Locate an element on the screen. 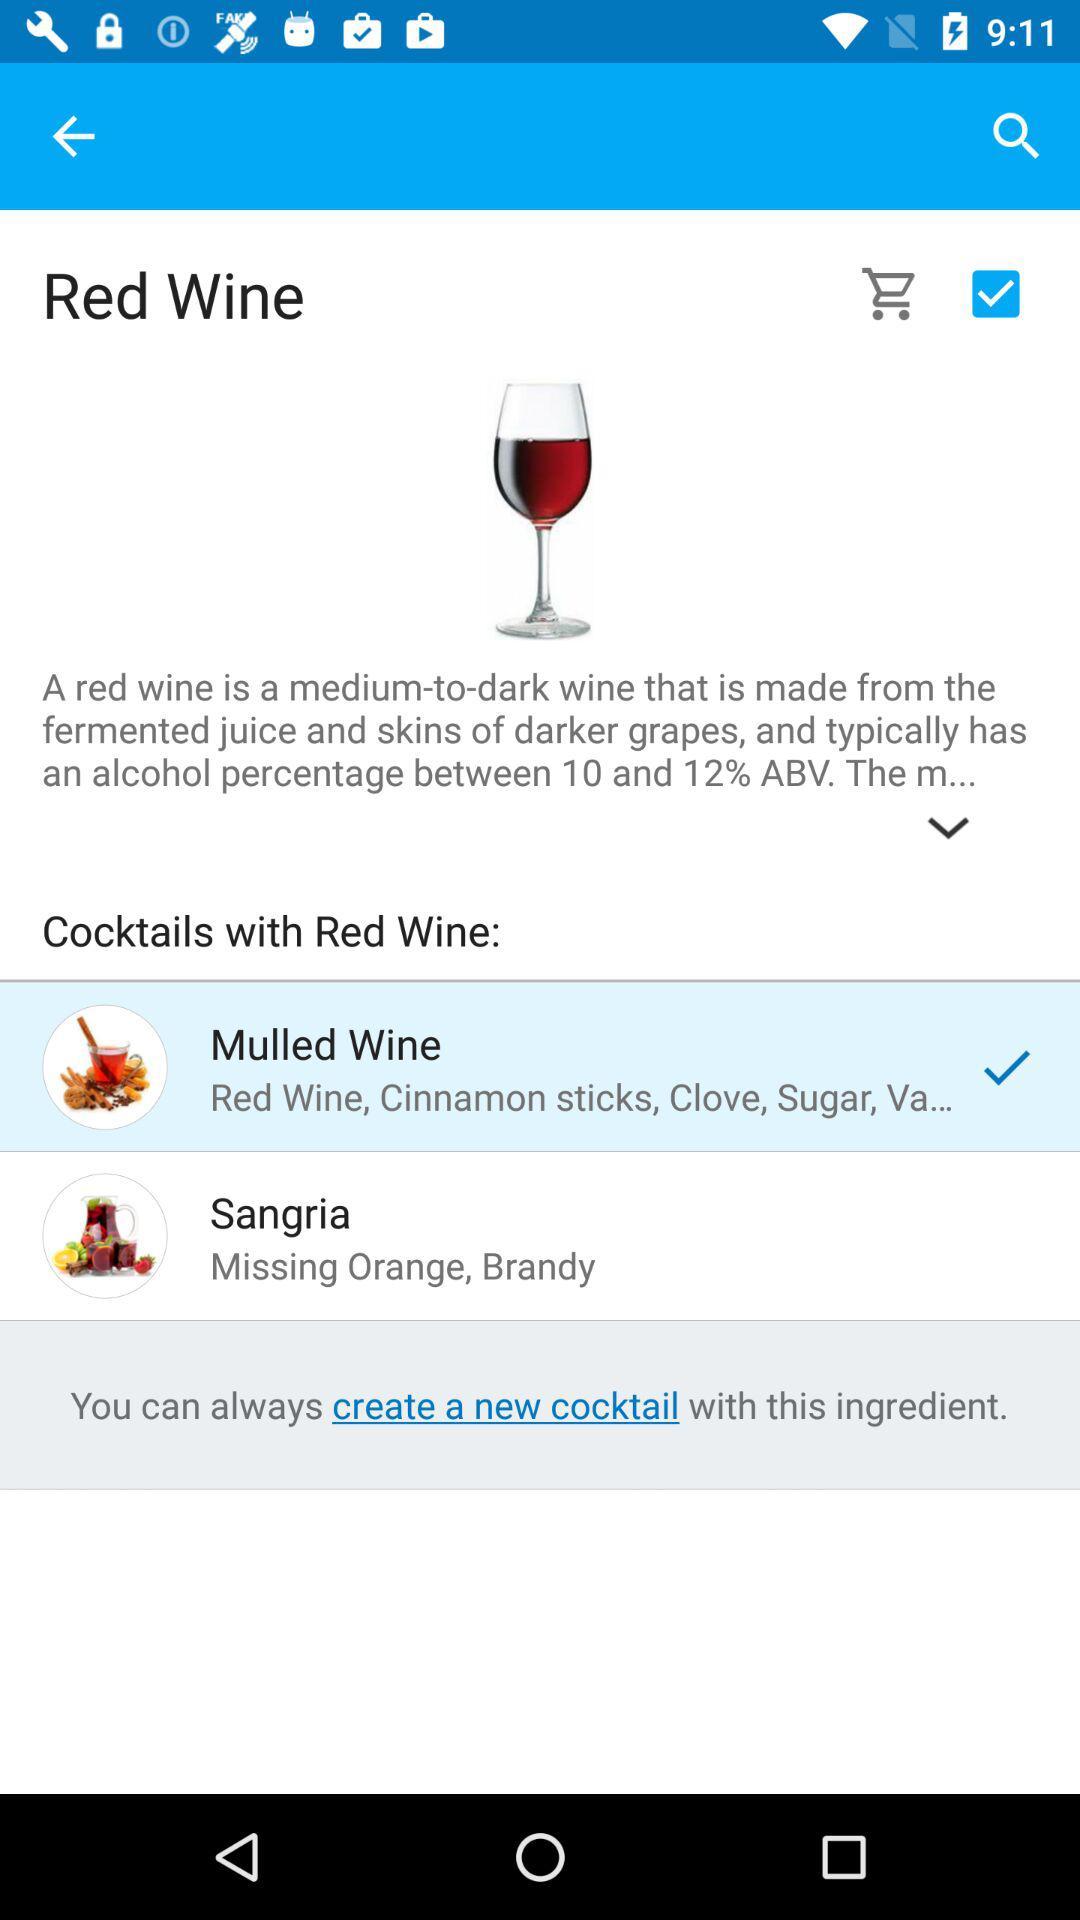  to cart is located at coordinates (995, 292).